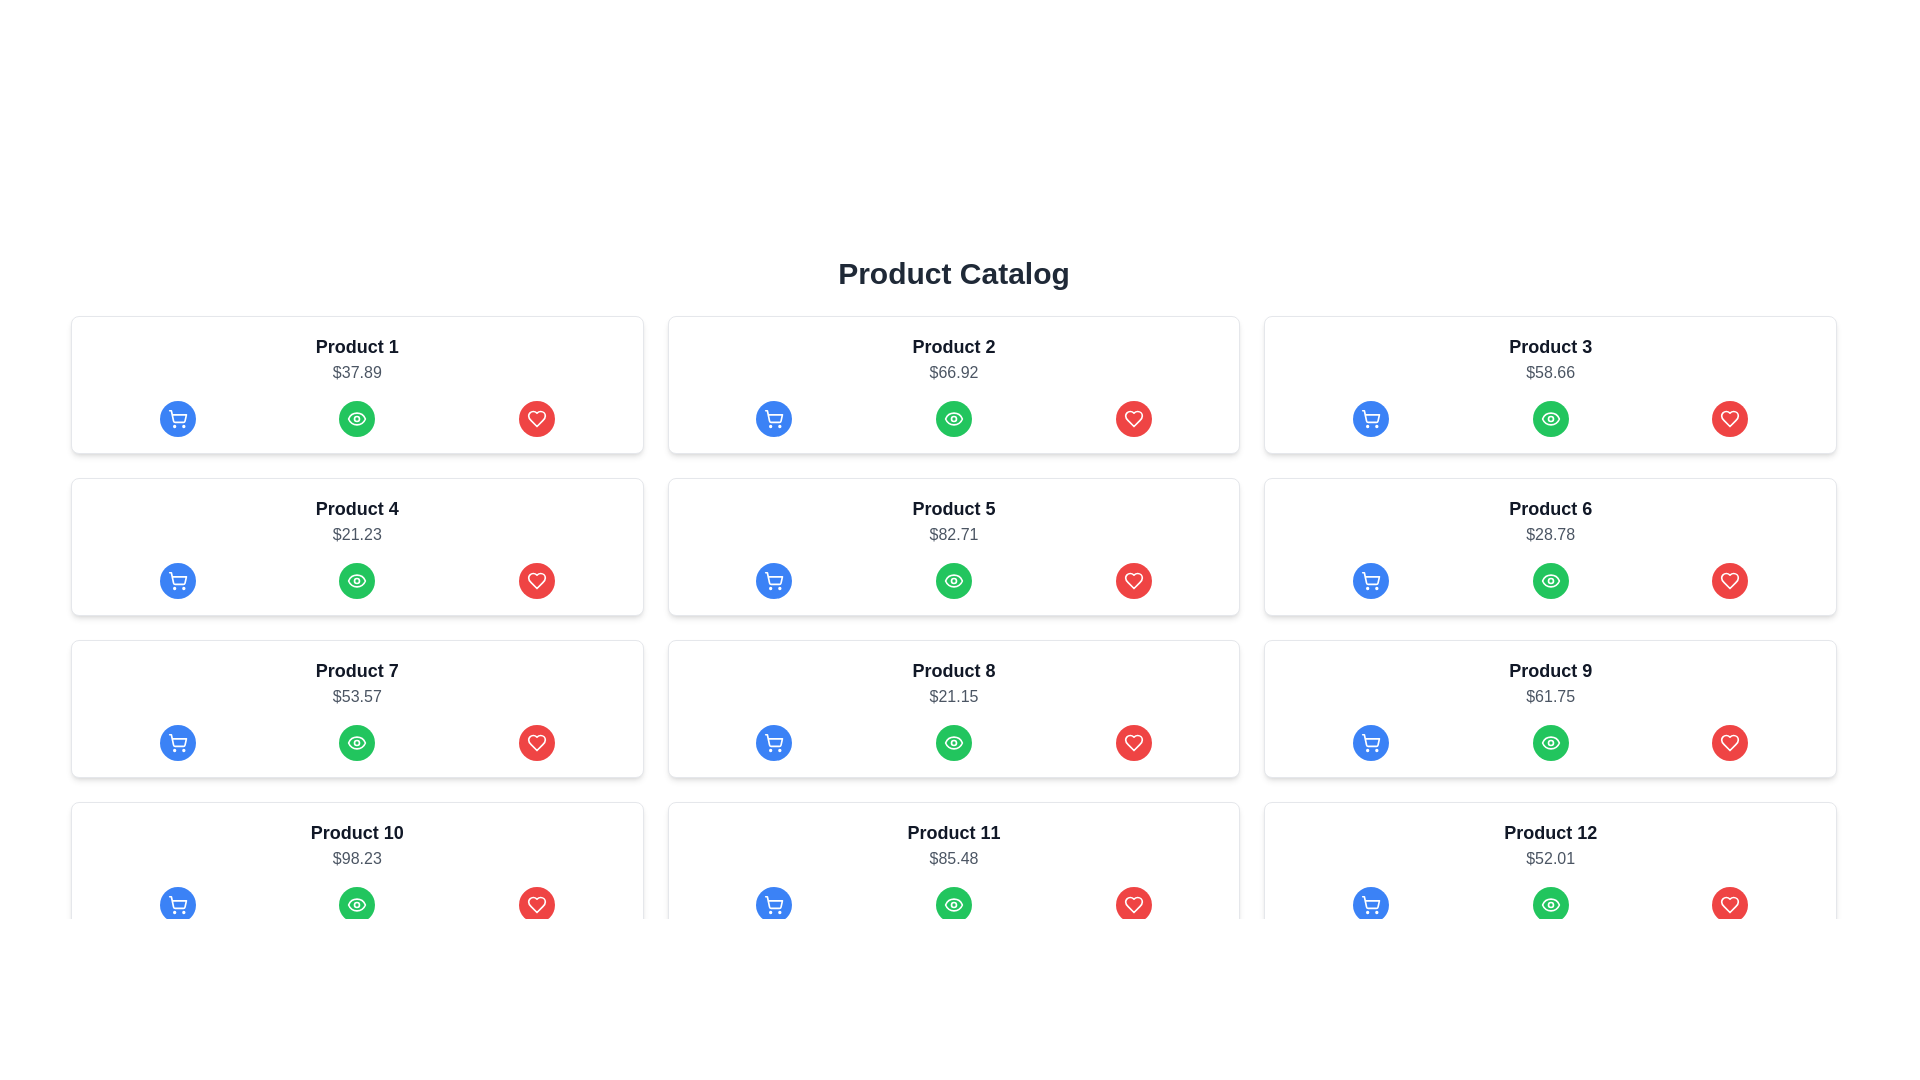 The height and width of the screenshot is (1080, 1920). I want to click on the circular button with a red background and white heart icon, which is the third button in the 'Product 6' card in the Product Catalog, so click(1729, 581).